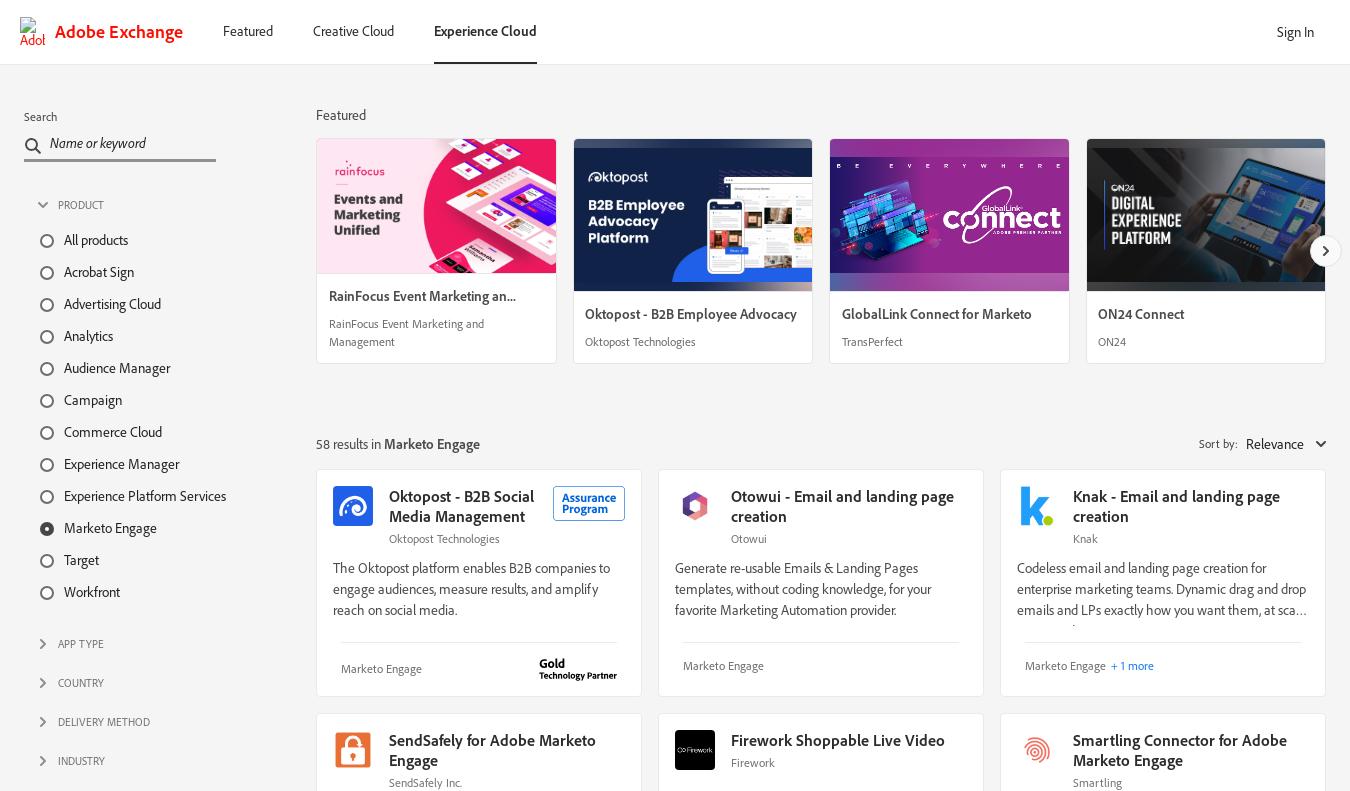 This screenshot has width=1350, height=791. Describe the element at coordinates (730, 537) in the screenshot. I see `'Otowui'` at that location.